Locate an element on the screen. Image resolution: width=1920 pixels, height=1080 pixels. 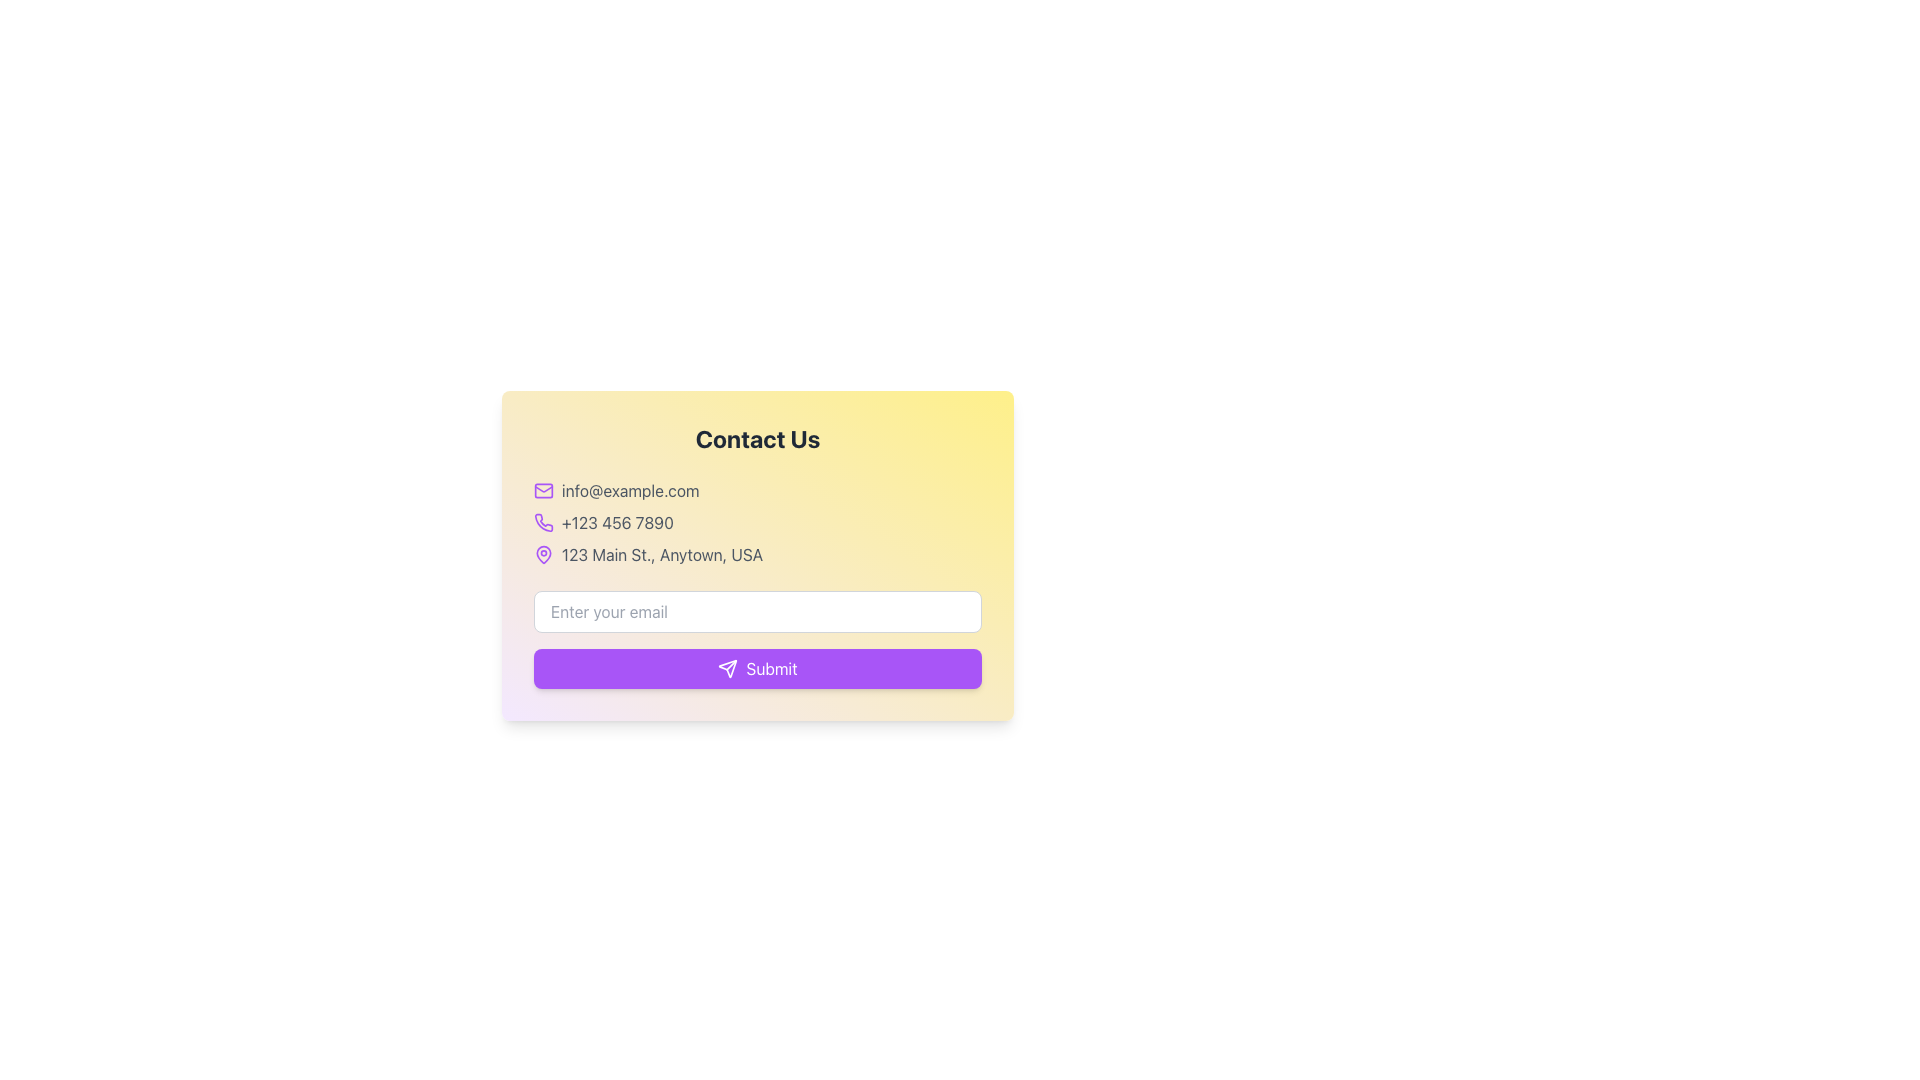
the purple mail icon with a rectangular envelope shape that is located to the left of the text 'info@example.com' is located at coordinates (543, 490).